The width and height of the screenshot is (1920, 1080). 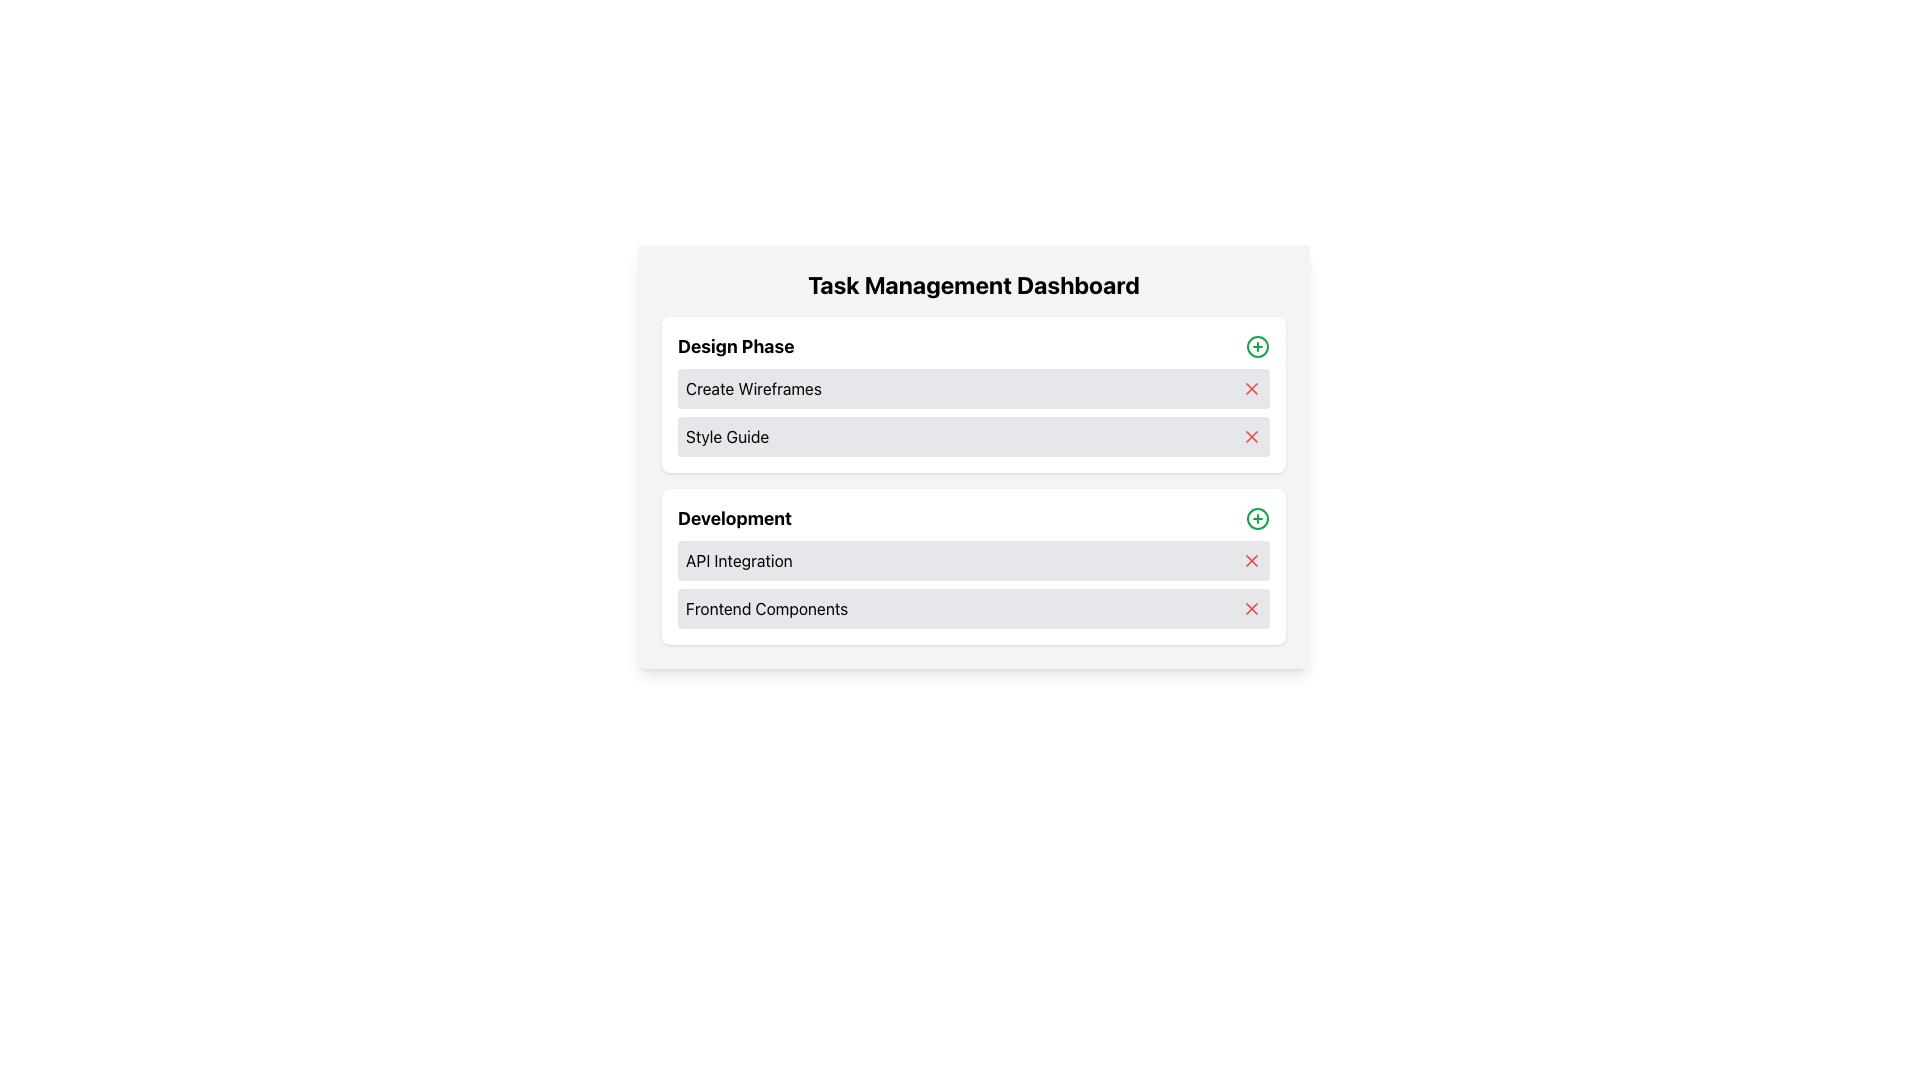 I want to click on the header text 'Task Management Dashboard' which is prominently styled in black bold and centered in the upper part of the panel, so click(x=974, y=285).